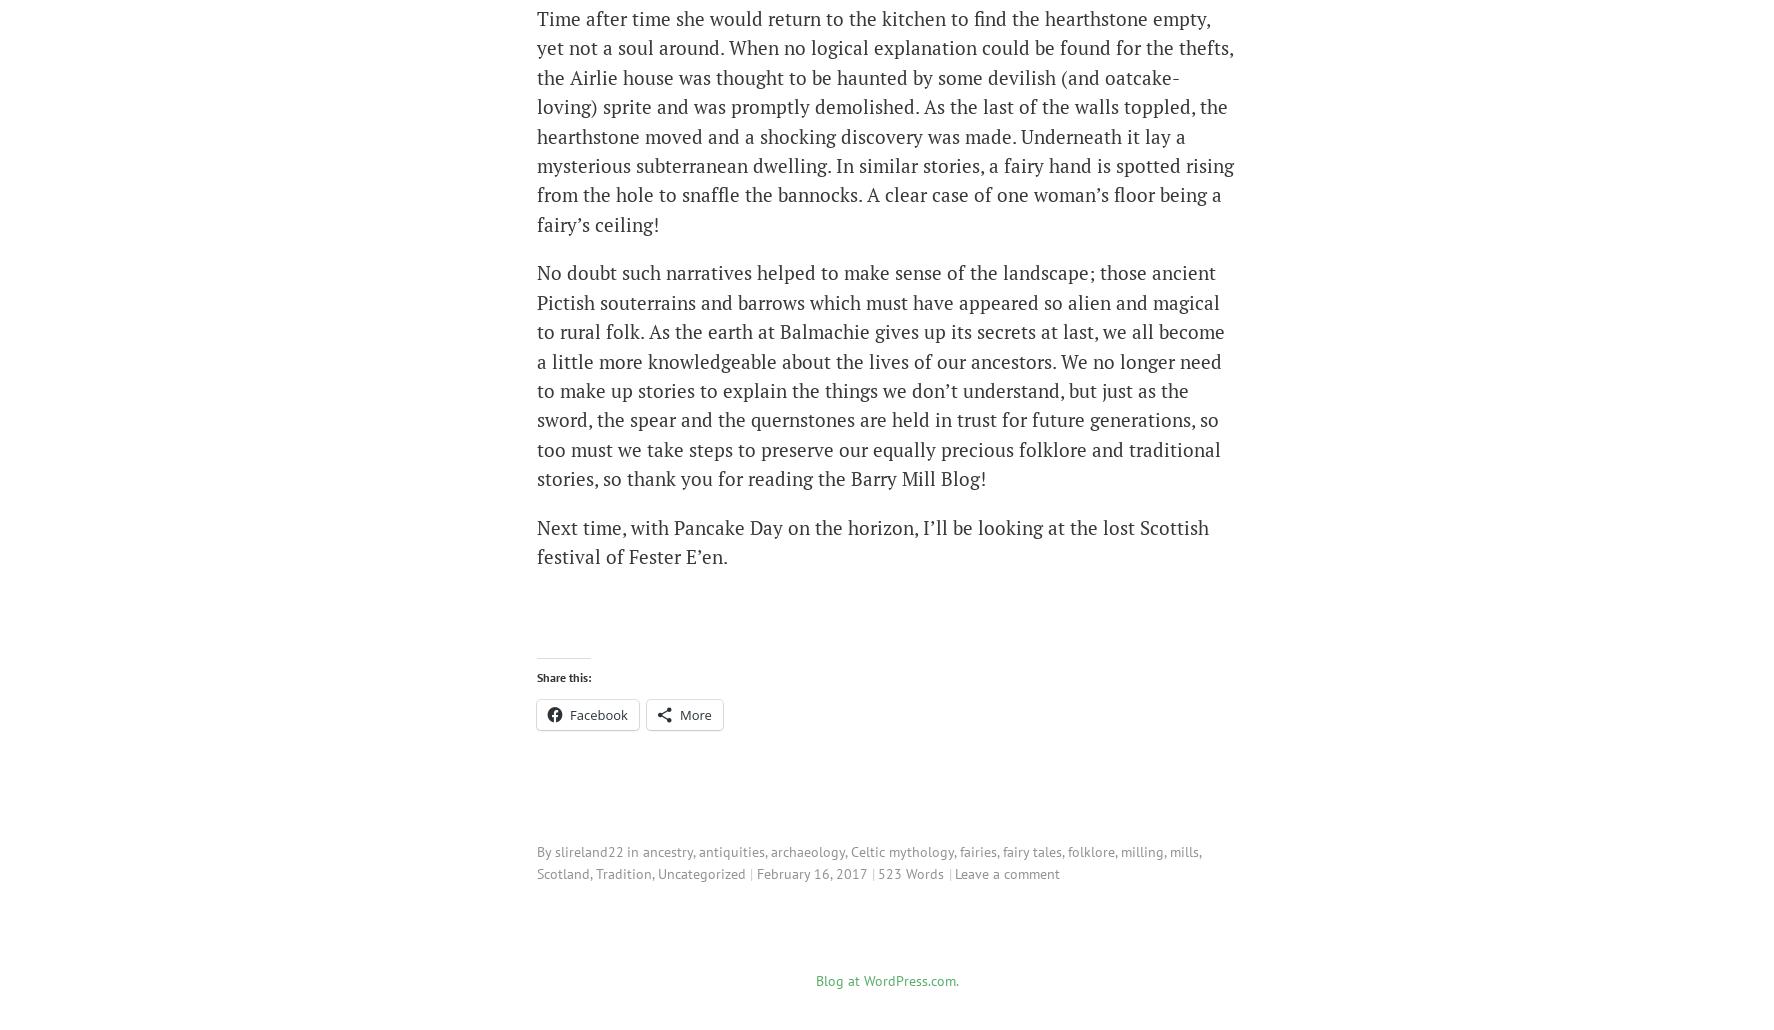 The image size is (1774, 1030). What do you see at coordinates (588, 849) in the screenshot?
I see `'slireland22'` at bounding box center [588, 849].